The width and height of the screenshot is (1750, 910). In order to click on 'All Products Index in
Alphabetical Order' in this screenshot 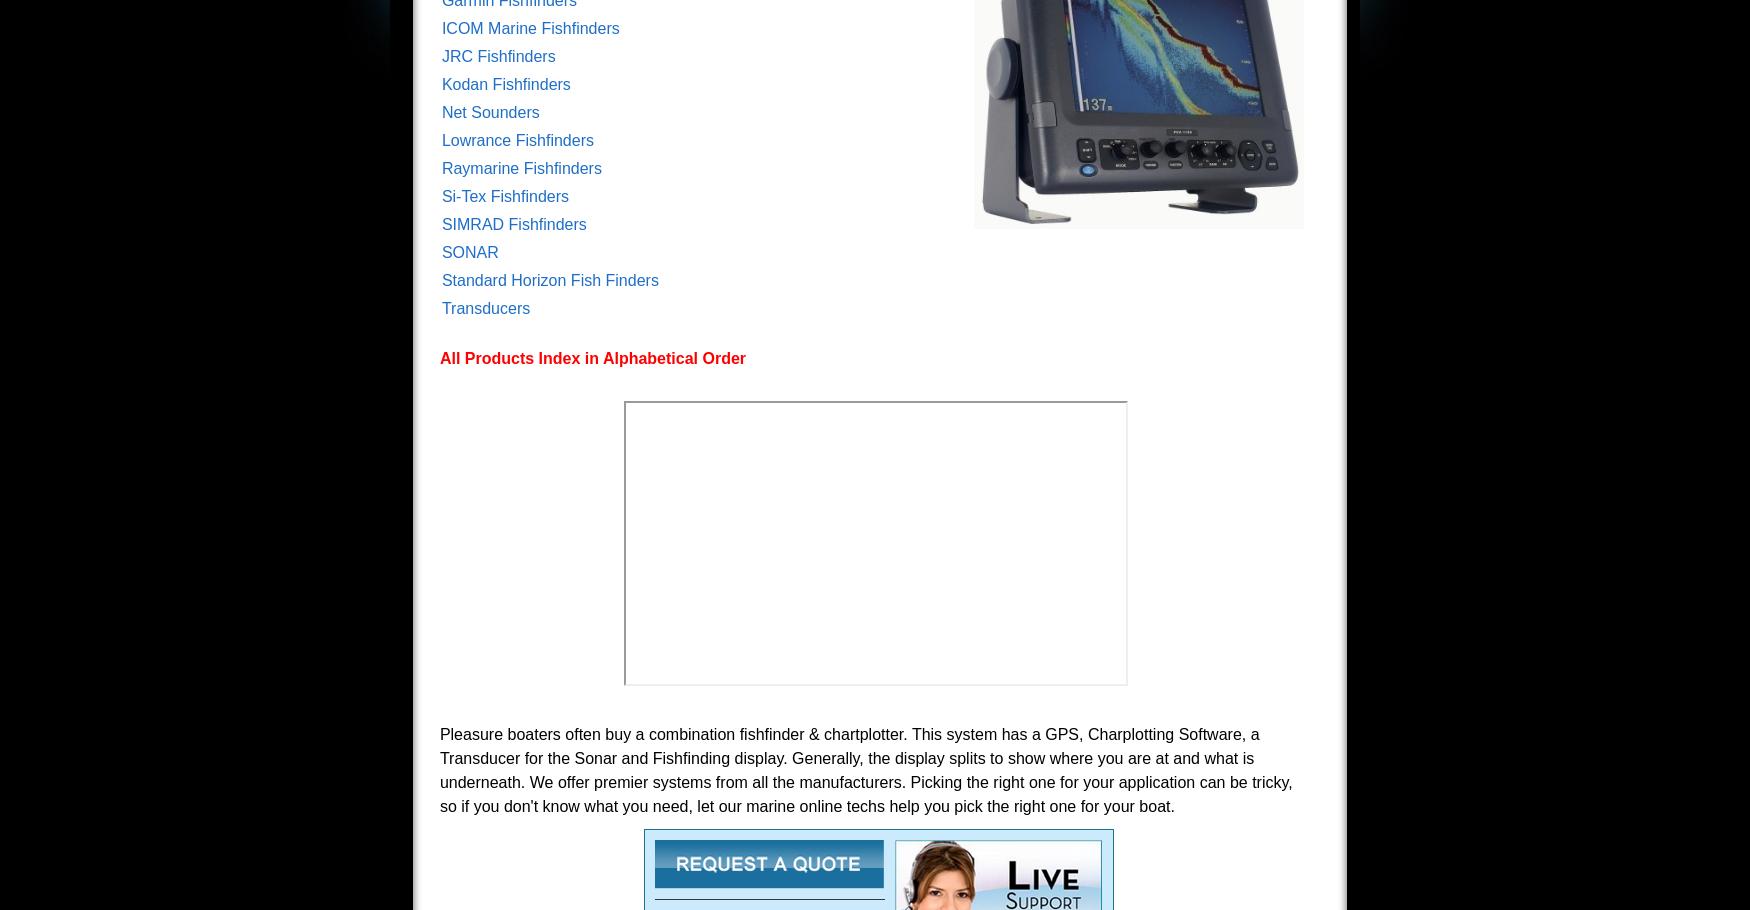, I will do `click(592, 358)`.